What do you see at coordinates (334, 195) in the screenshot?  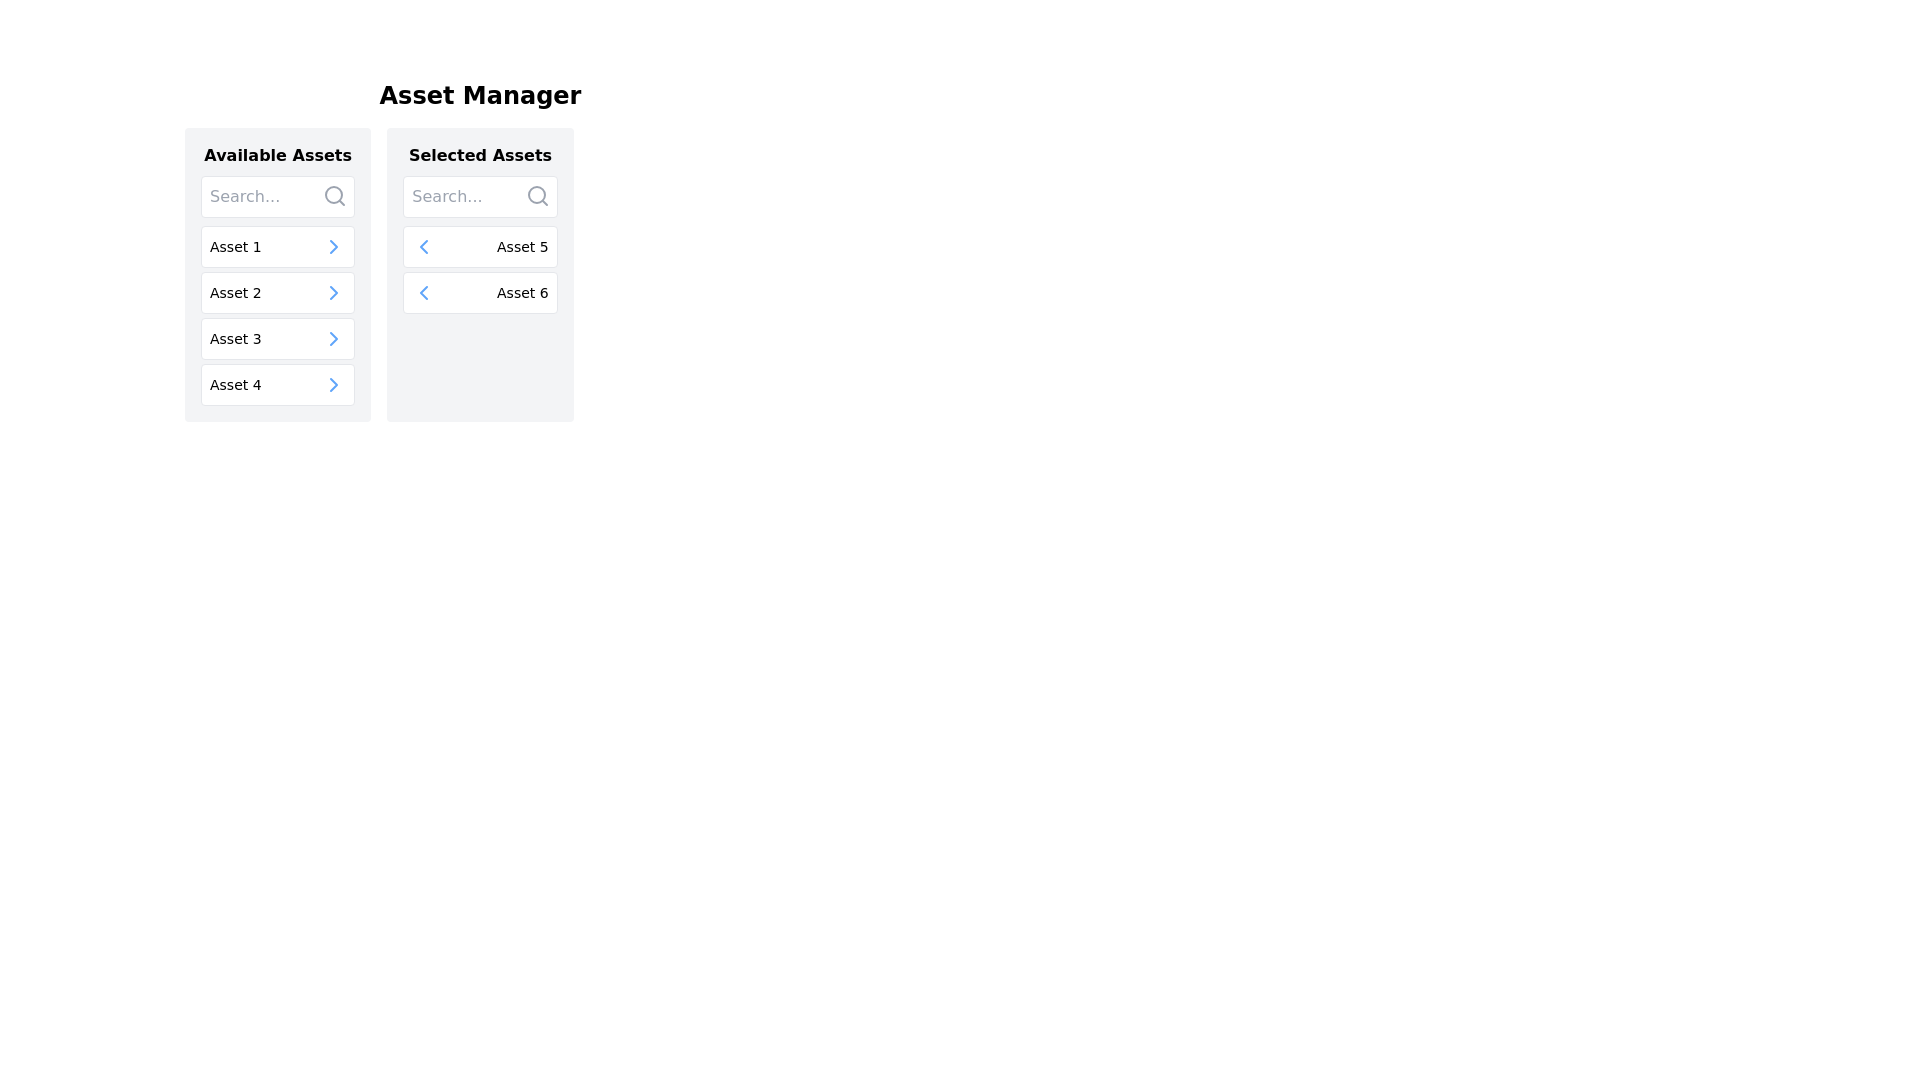 I see `the SVG circle element that is part of the search icon for the 'Available Assets' section, which is located inside the column header aligned to the right of the text input box` at bounding box center [334, 195].